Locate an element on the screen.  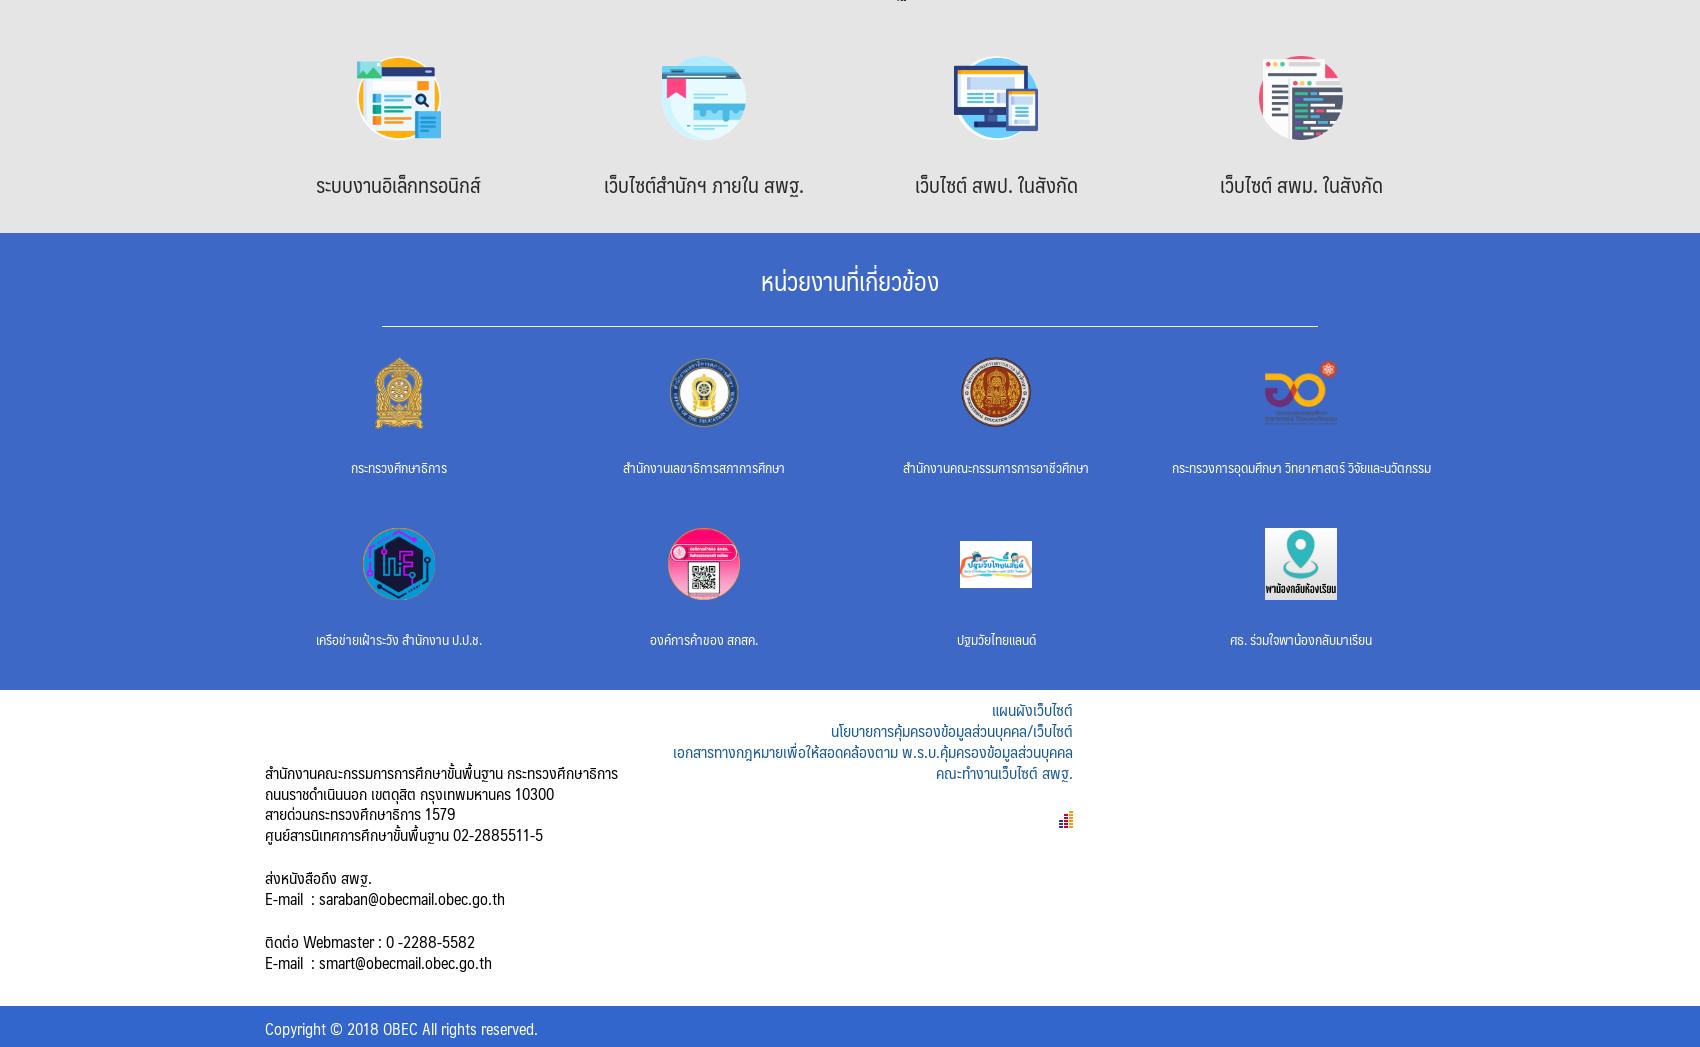
'เอกสารทางกฎหมายเพื่อให้สอดคล้องตาม พ.ร.บ.คุ้มครองข้อมูลส่วนบุคคล' is located at coordinates (871, 750).